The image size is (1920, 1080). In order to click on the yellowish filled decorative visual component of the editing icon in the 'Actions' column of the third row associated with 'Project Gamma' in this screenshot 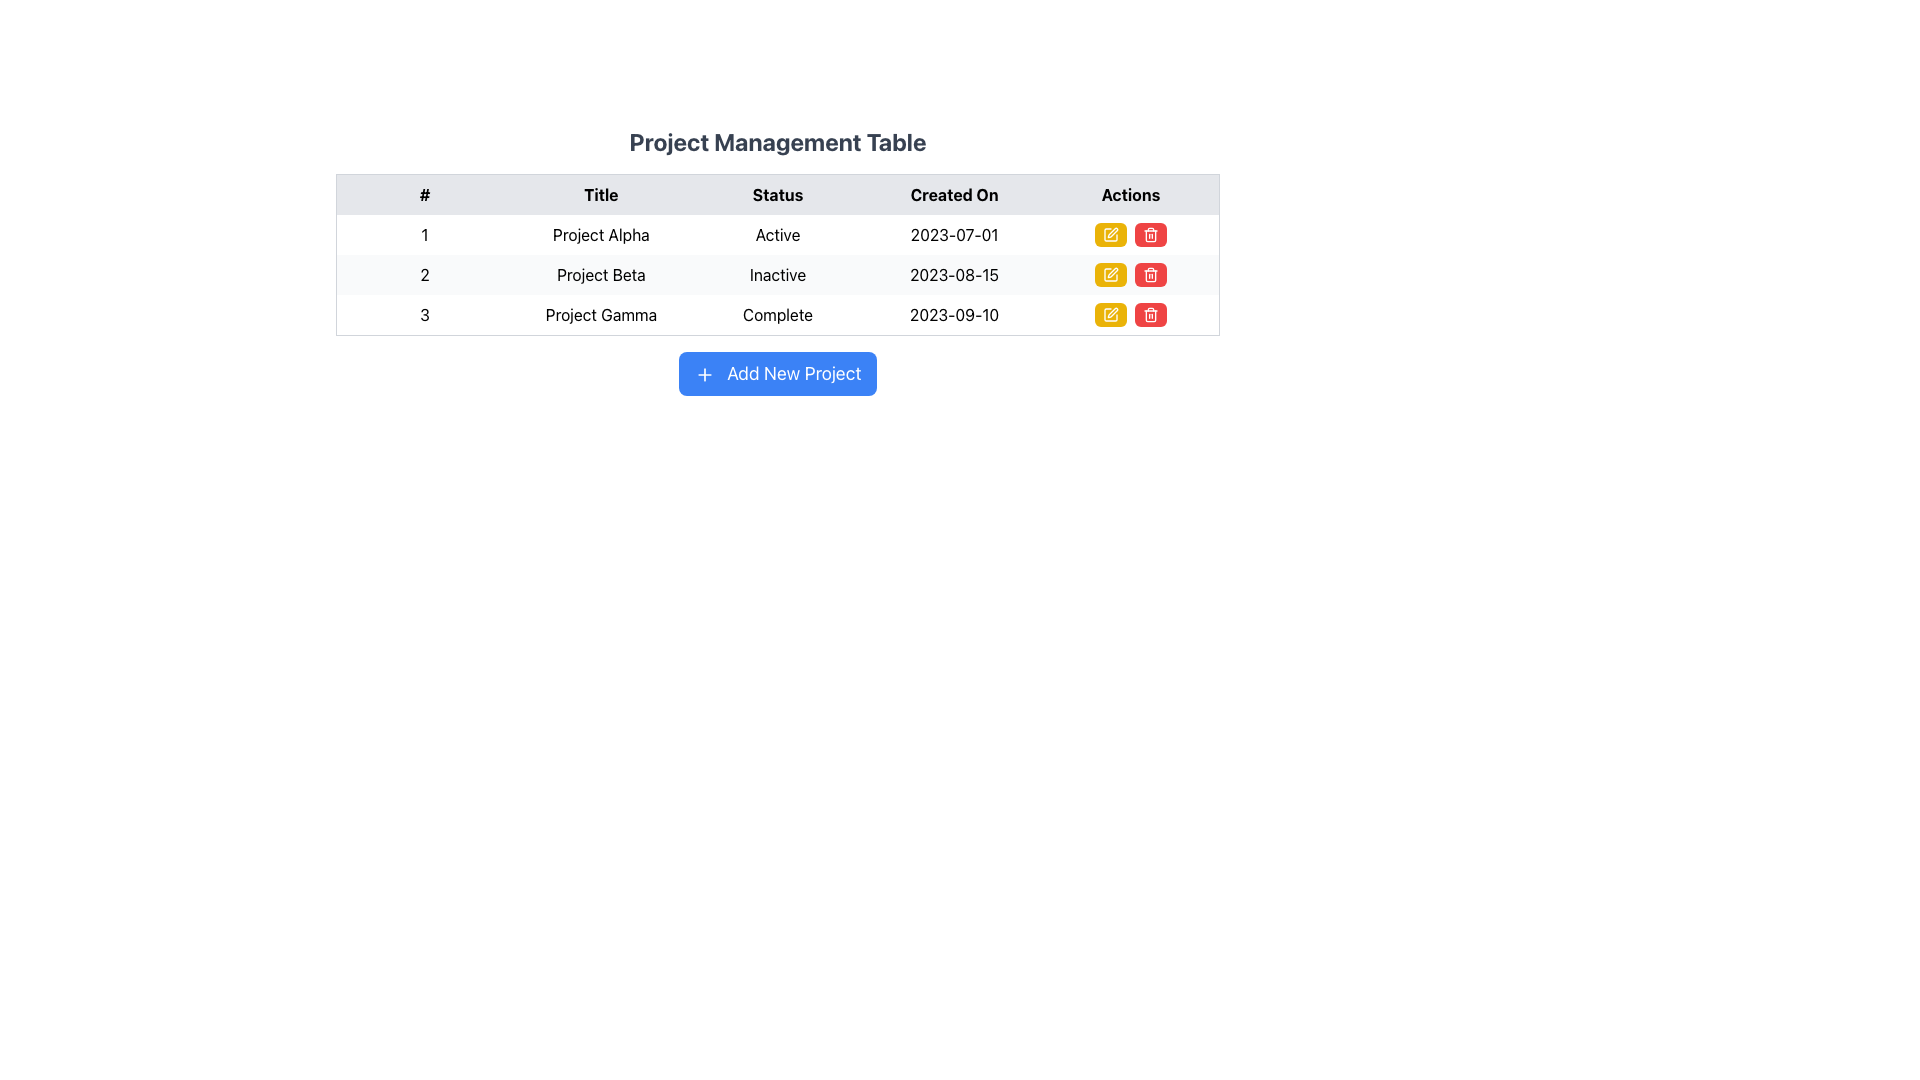, I will do `click(1109, 315)`.